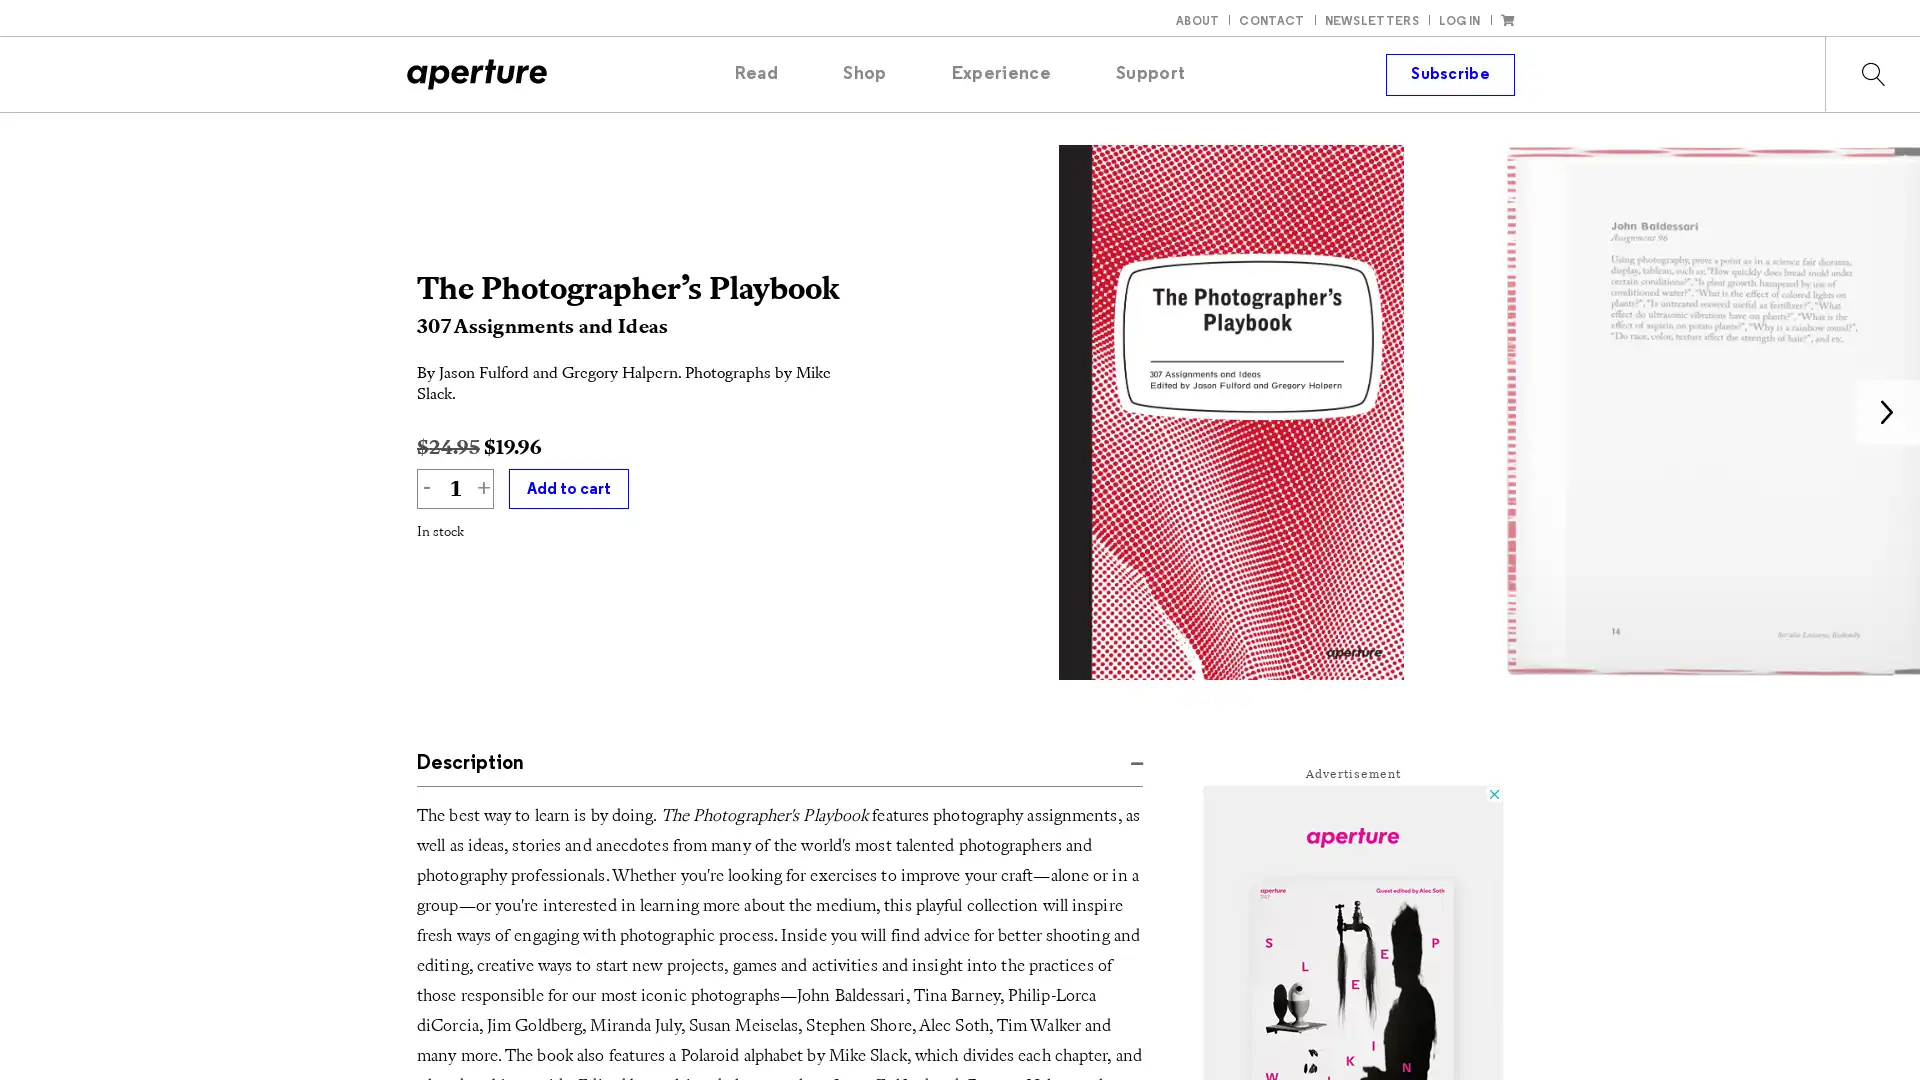  I want to click on +, so click(483, 489).